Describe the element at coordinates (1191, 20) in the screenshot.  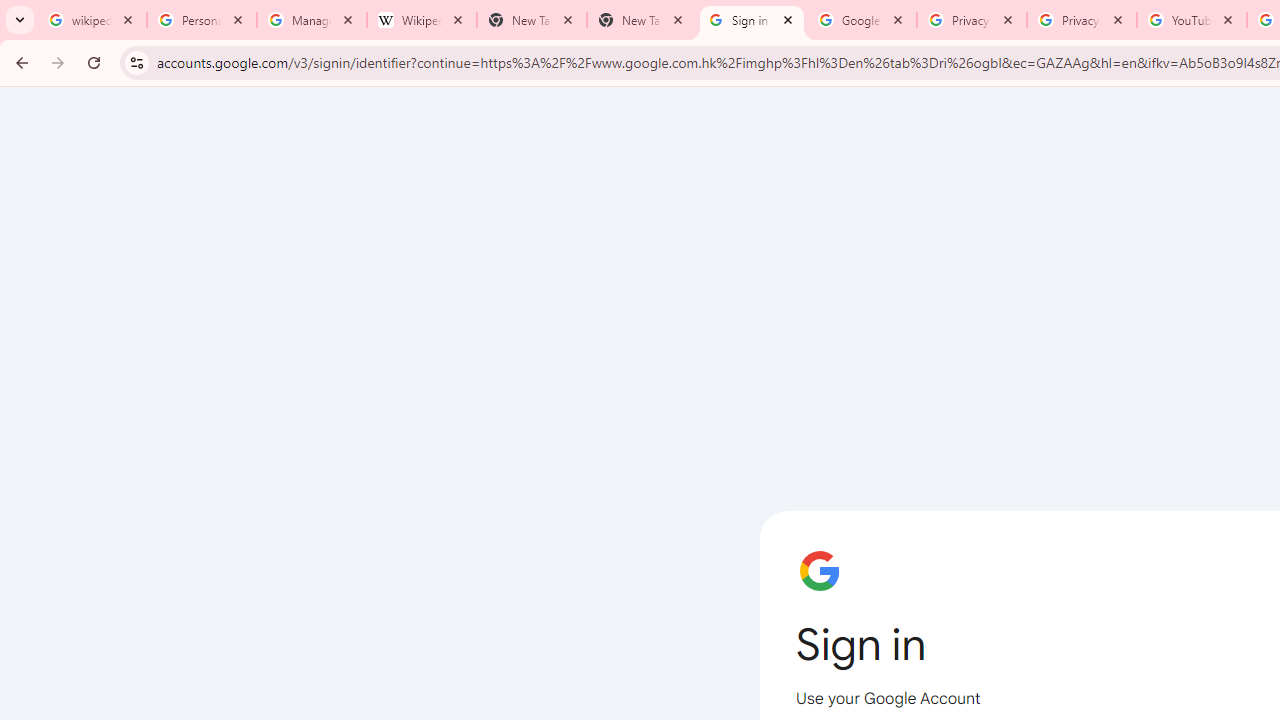
I see `'YouTube'` at that location.